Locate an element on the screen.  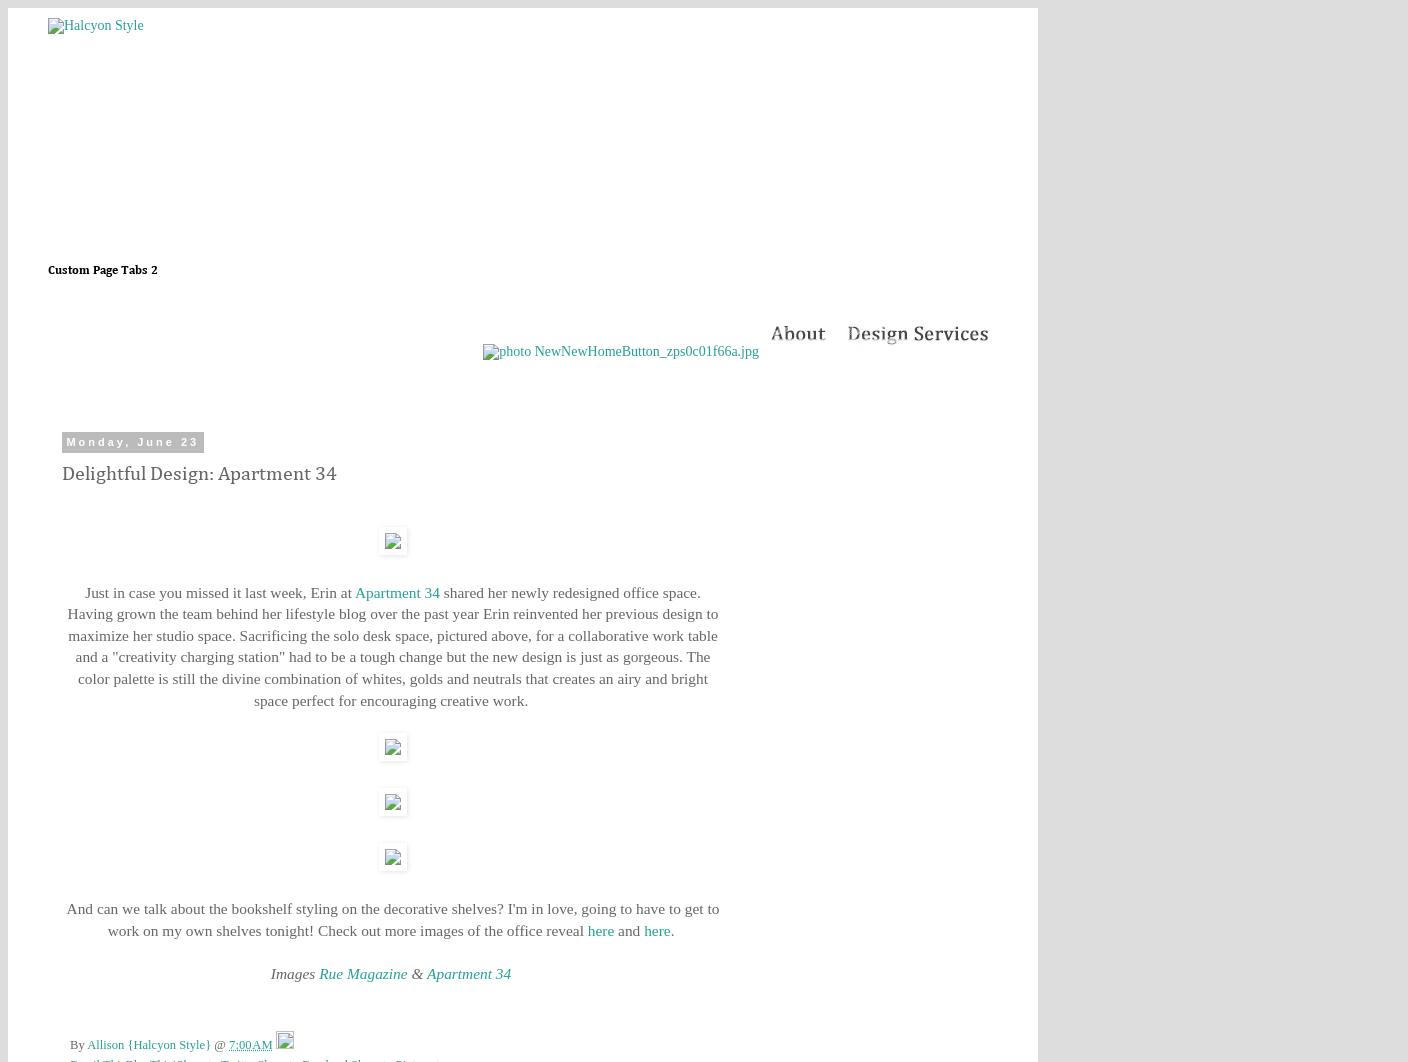
'By' is located at coordinates (77, 1043).